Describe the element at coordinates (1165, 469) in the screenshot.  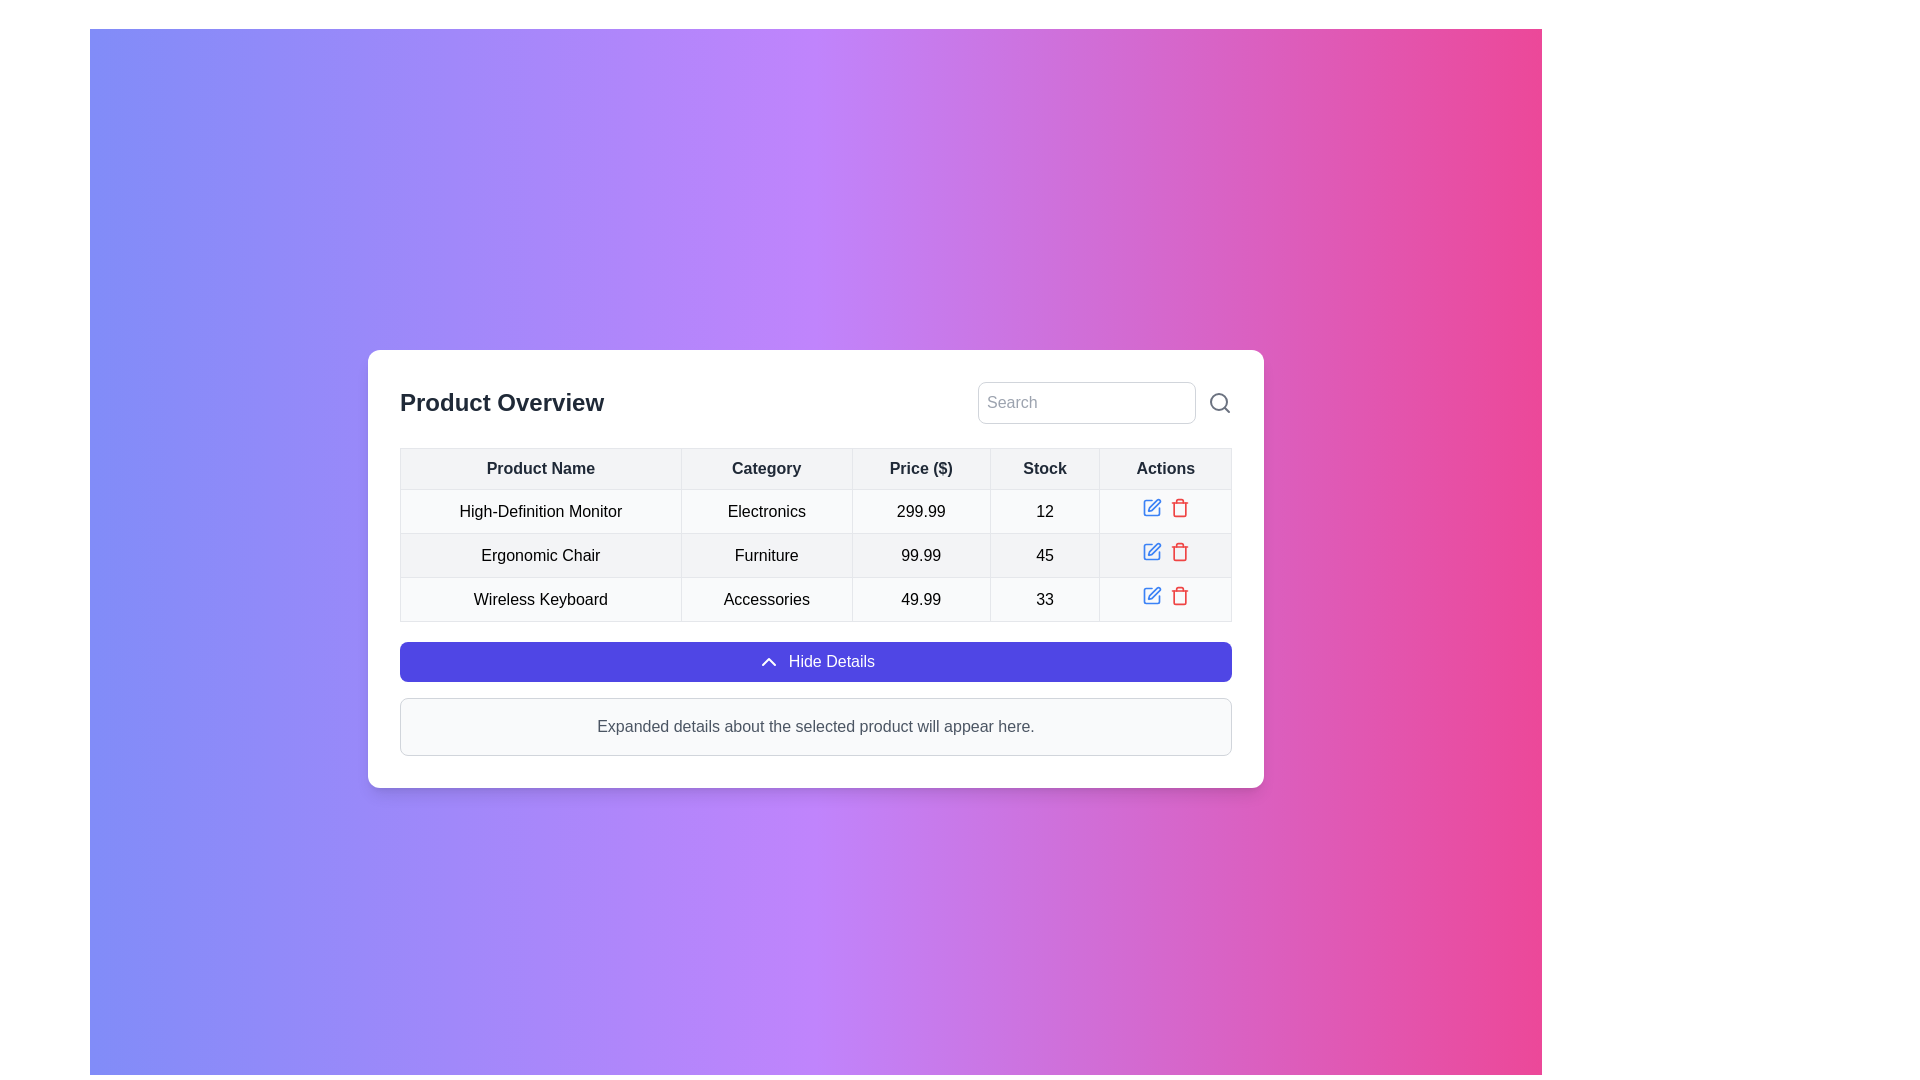
I see `the table header cell labeled 'Actions', which is the fifth and last item in the header row, located at the far right with bold, dark font and a consistent border` at that location.